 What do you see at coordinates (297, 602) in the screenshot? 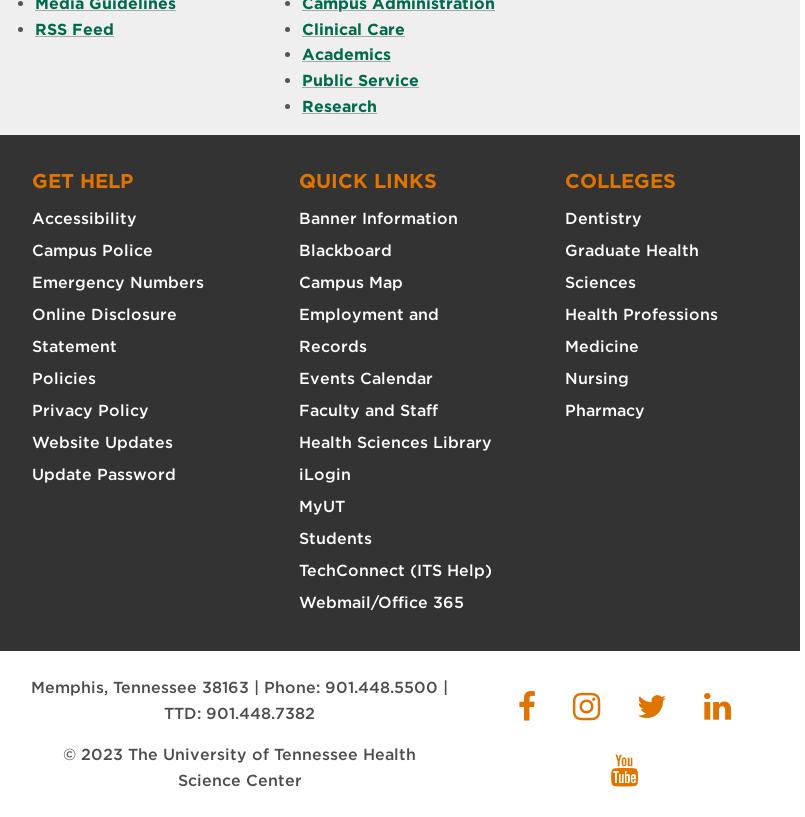
I see `'Webmail/Office 365'` at bounding box center [297, 602].